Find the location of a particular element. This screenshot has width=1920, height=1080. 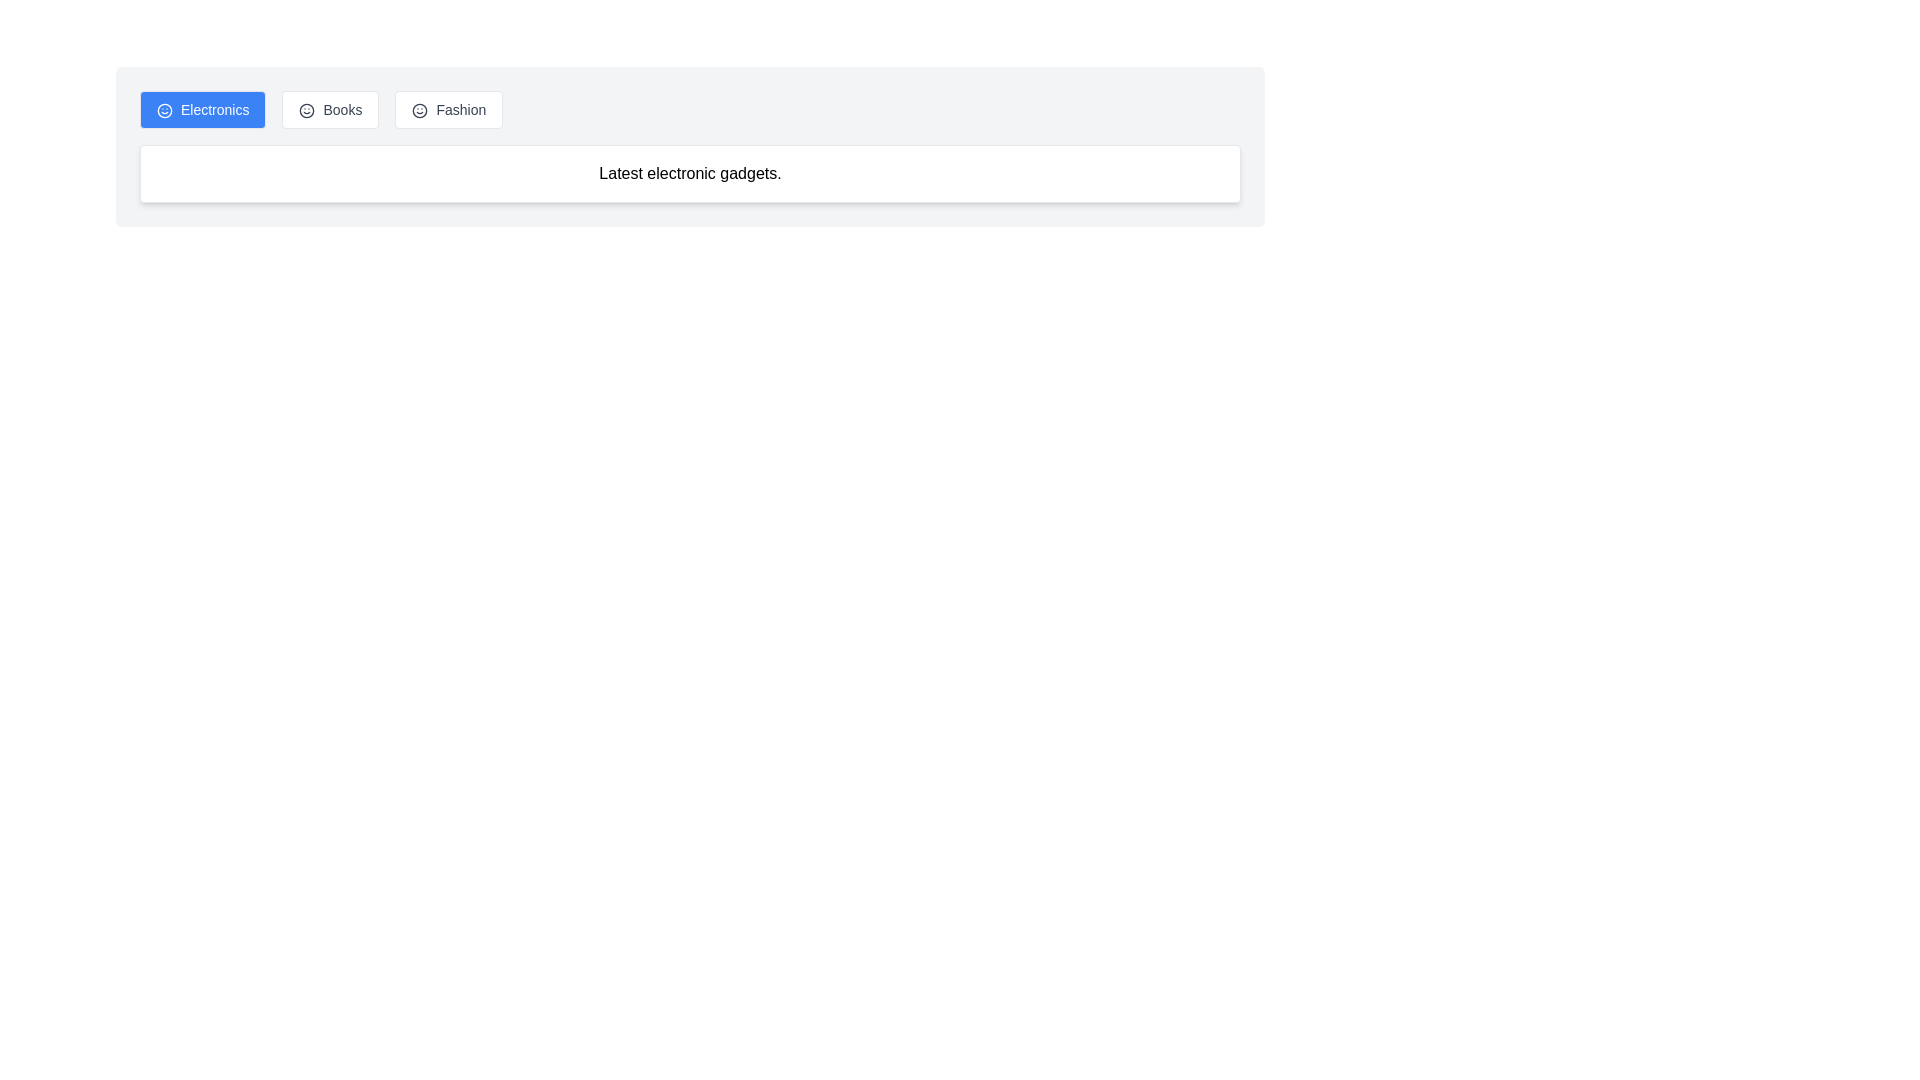

the smiley face icon located within the 'Fashion' button, which is the third button in a group at the top-center of the interface is located at coordinates (419, 111).